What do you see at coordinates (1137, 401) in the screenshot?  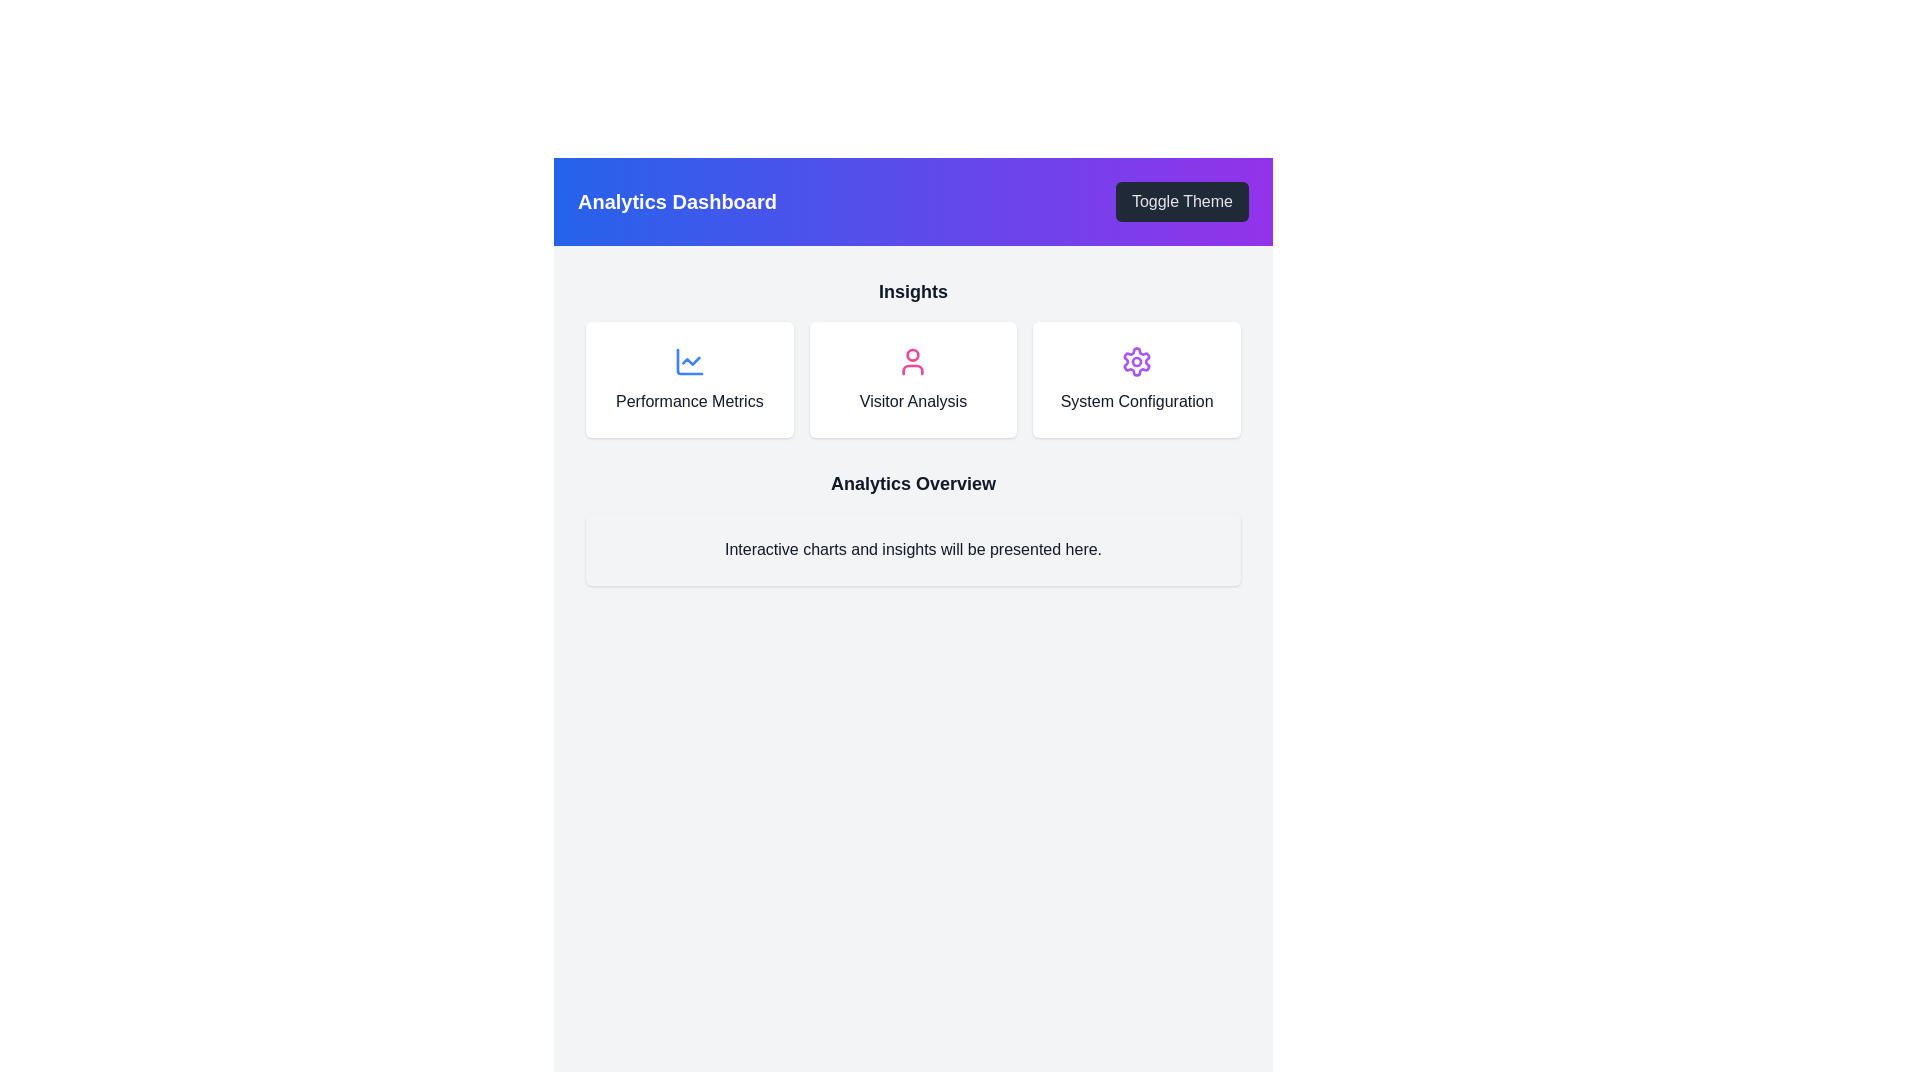 I see `the 'System Configuration' text label, which is styled in a dark bold font and located beneath the settings icon on the dashboard in the 'Insights' section` at bounding box center [1137, 401].